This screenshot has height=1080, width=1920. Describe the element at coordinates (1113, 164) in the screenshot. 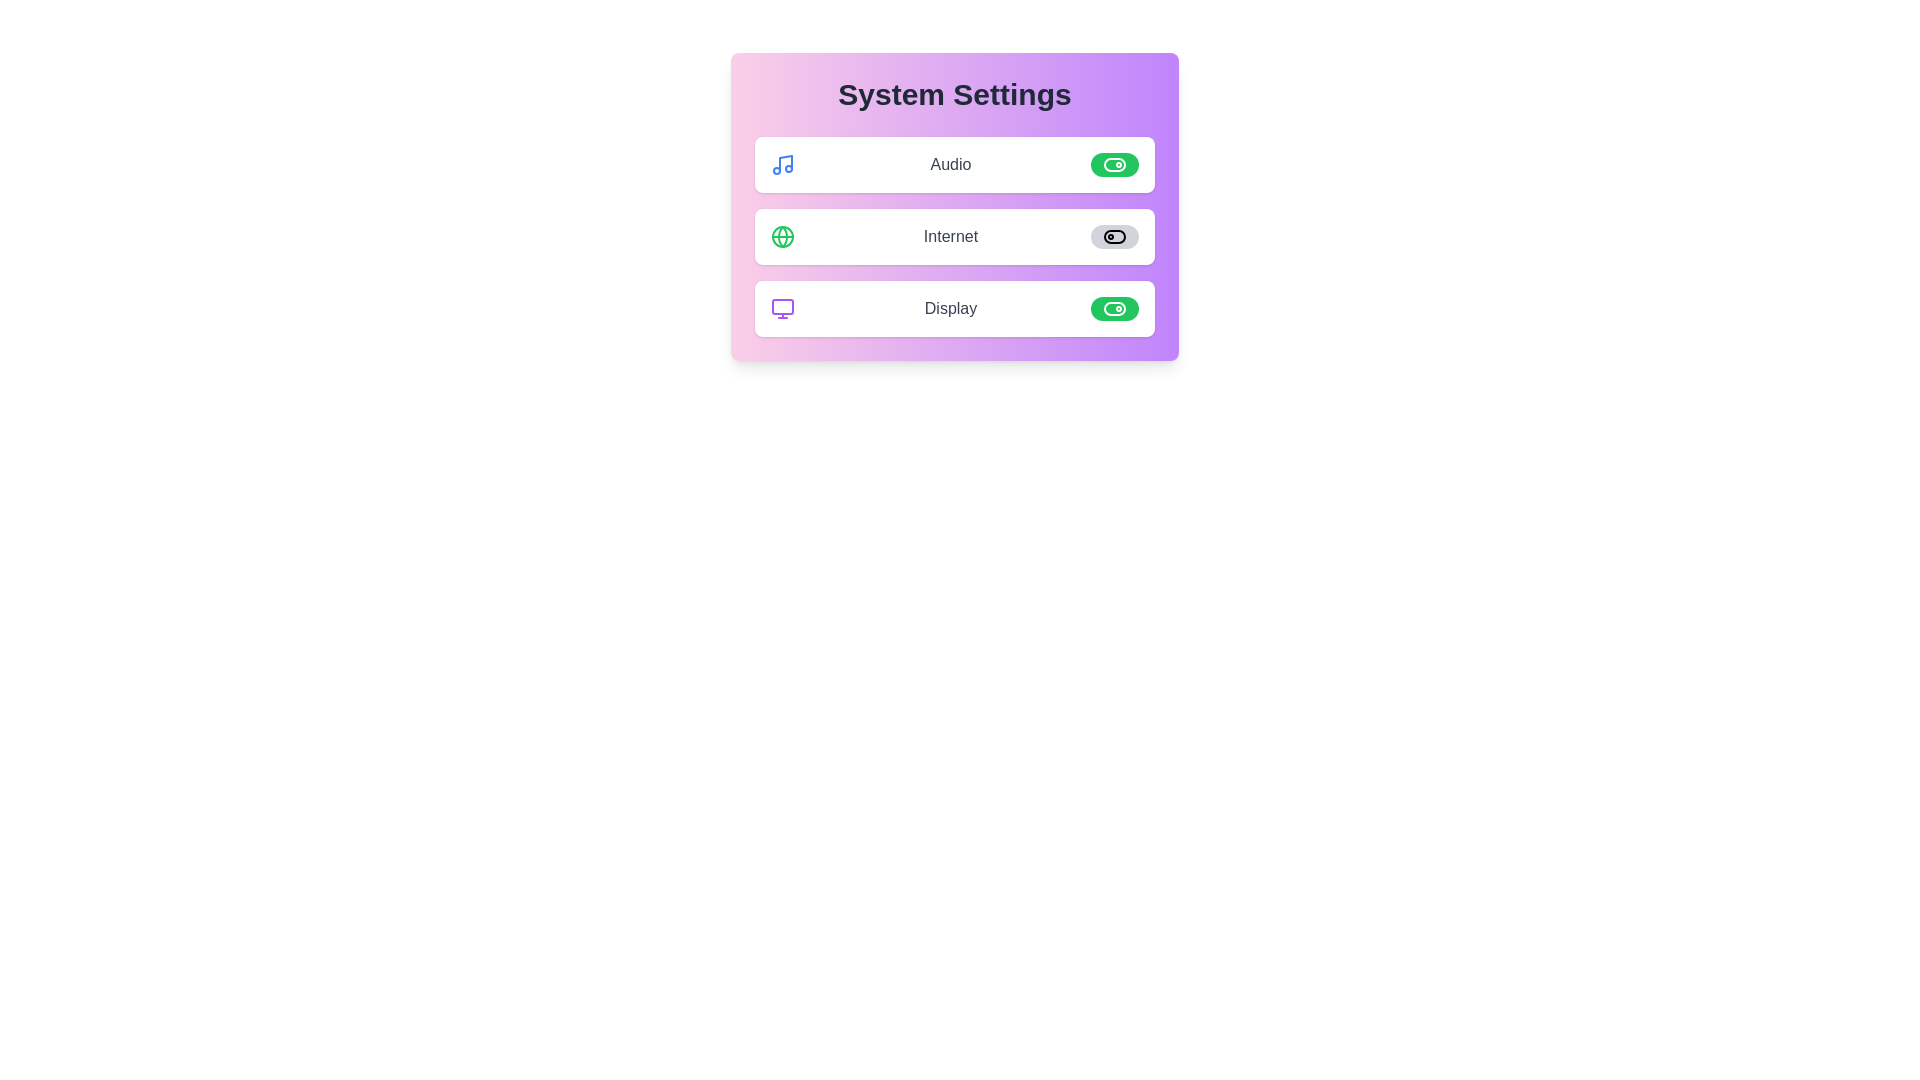

I see `the toggle background element of the 'Audio' option in the 'System Settings' interface to switch its state` at that location.